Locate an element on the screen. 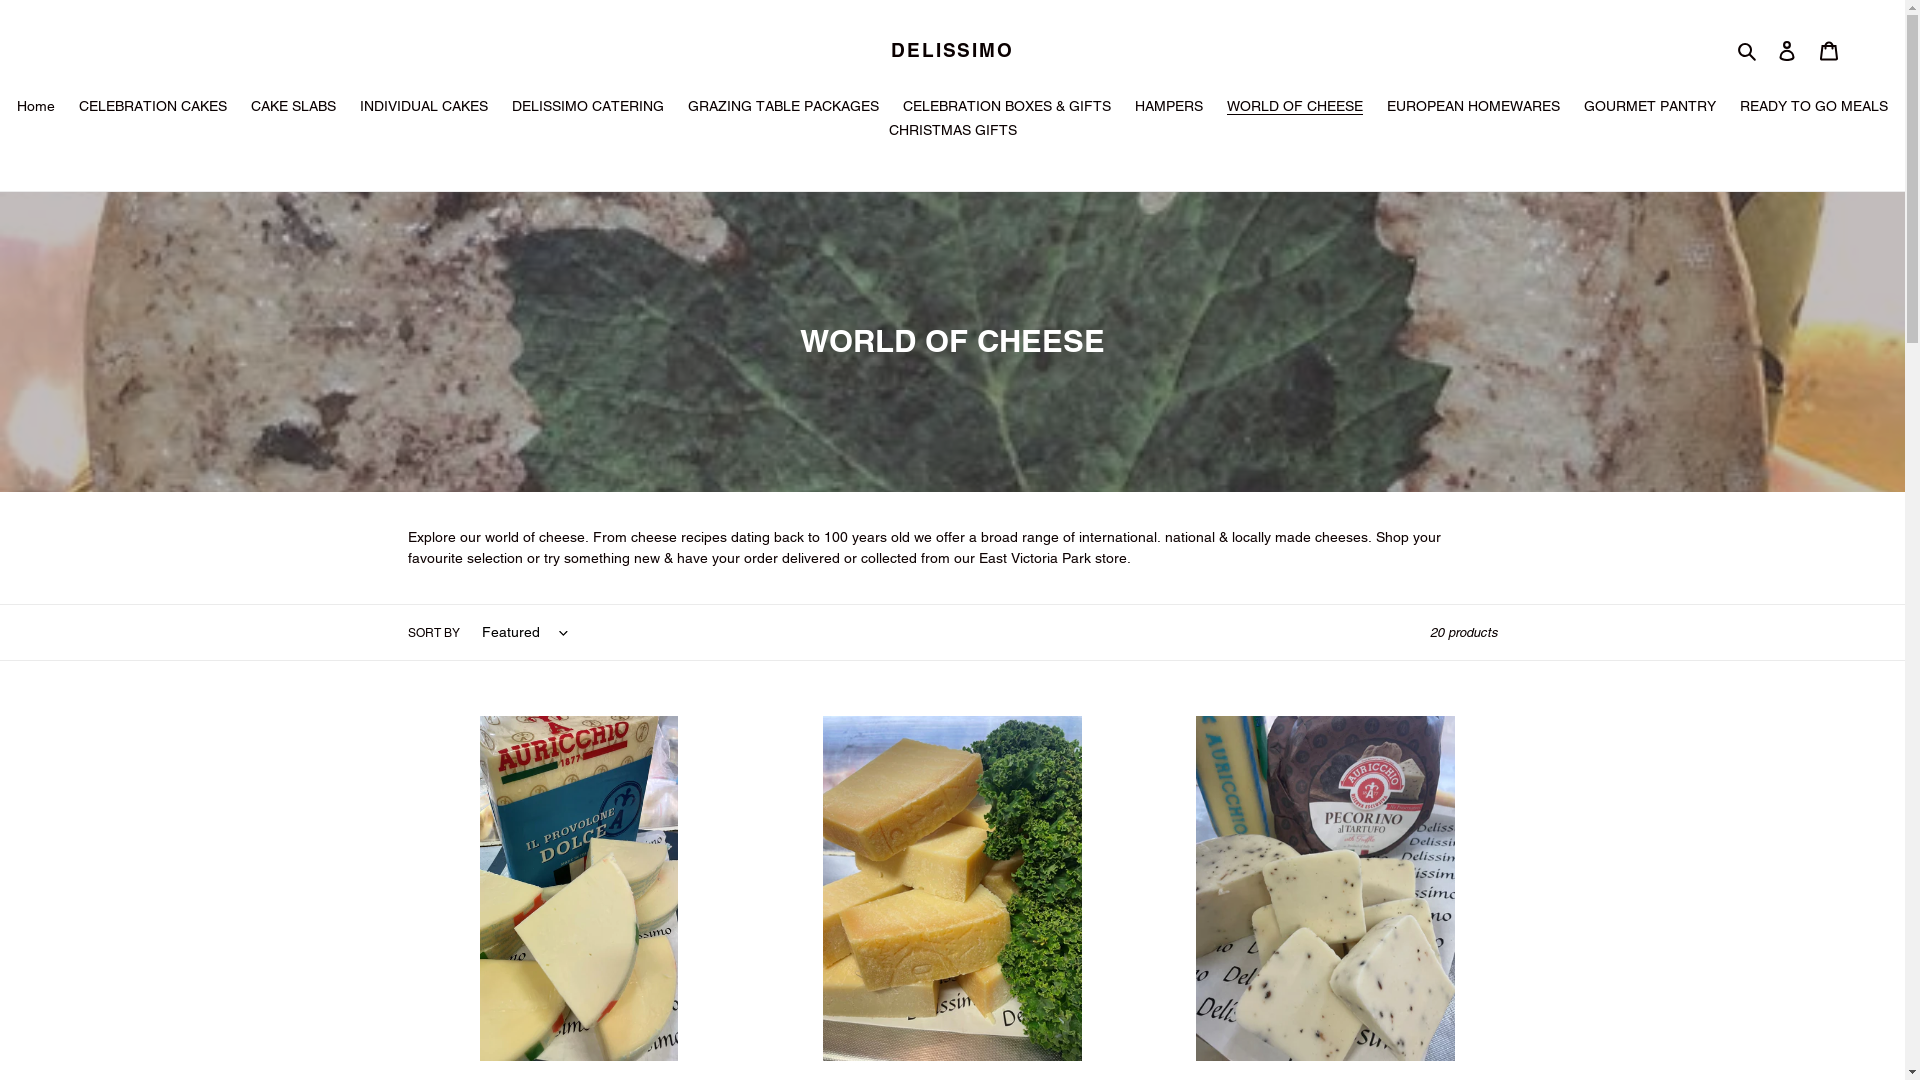 The width and height of the screenshot is (1920, 1080). 'CAKE SLABS' is located at coordinates (292, 108).